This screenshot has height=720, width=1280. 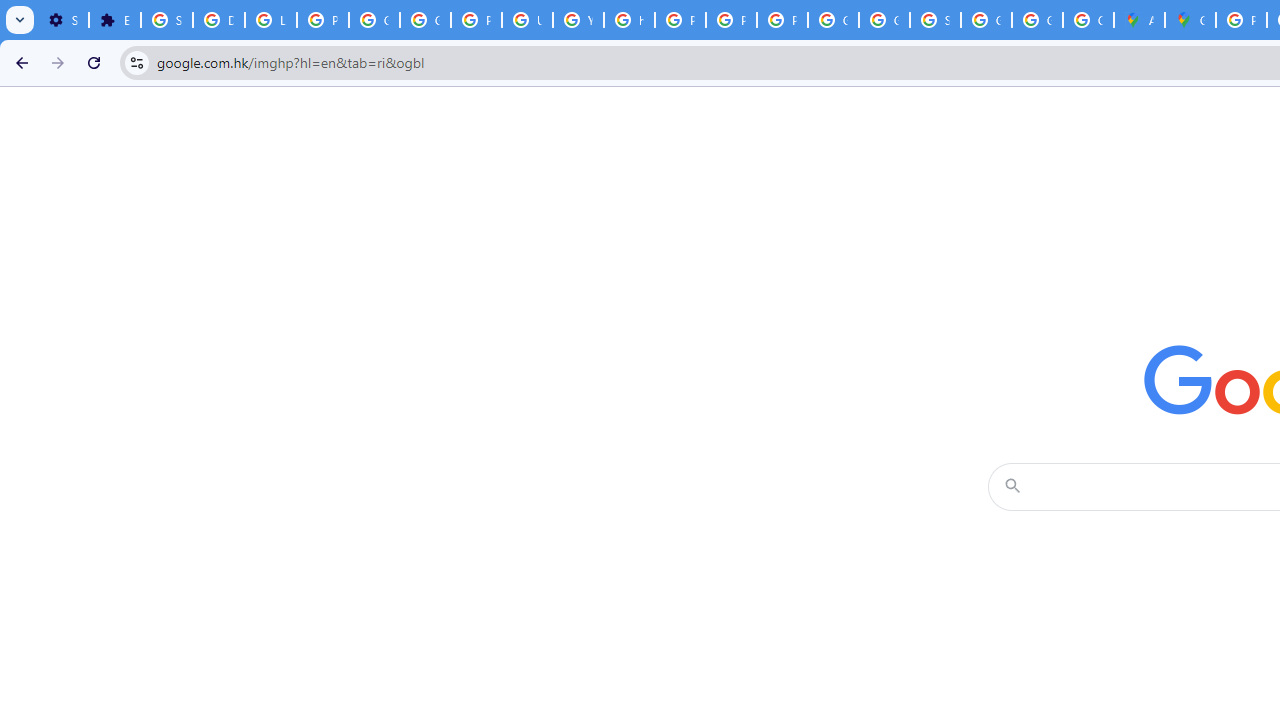 What do you see at coordinates (113, 20) in the screenshot?
I see `'Extensions'` at bounding box center [113, 20].